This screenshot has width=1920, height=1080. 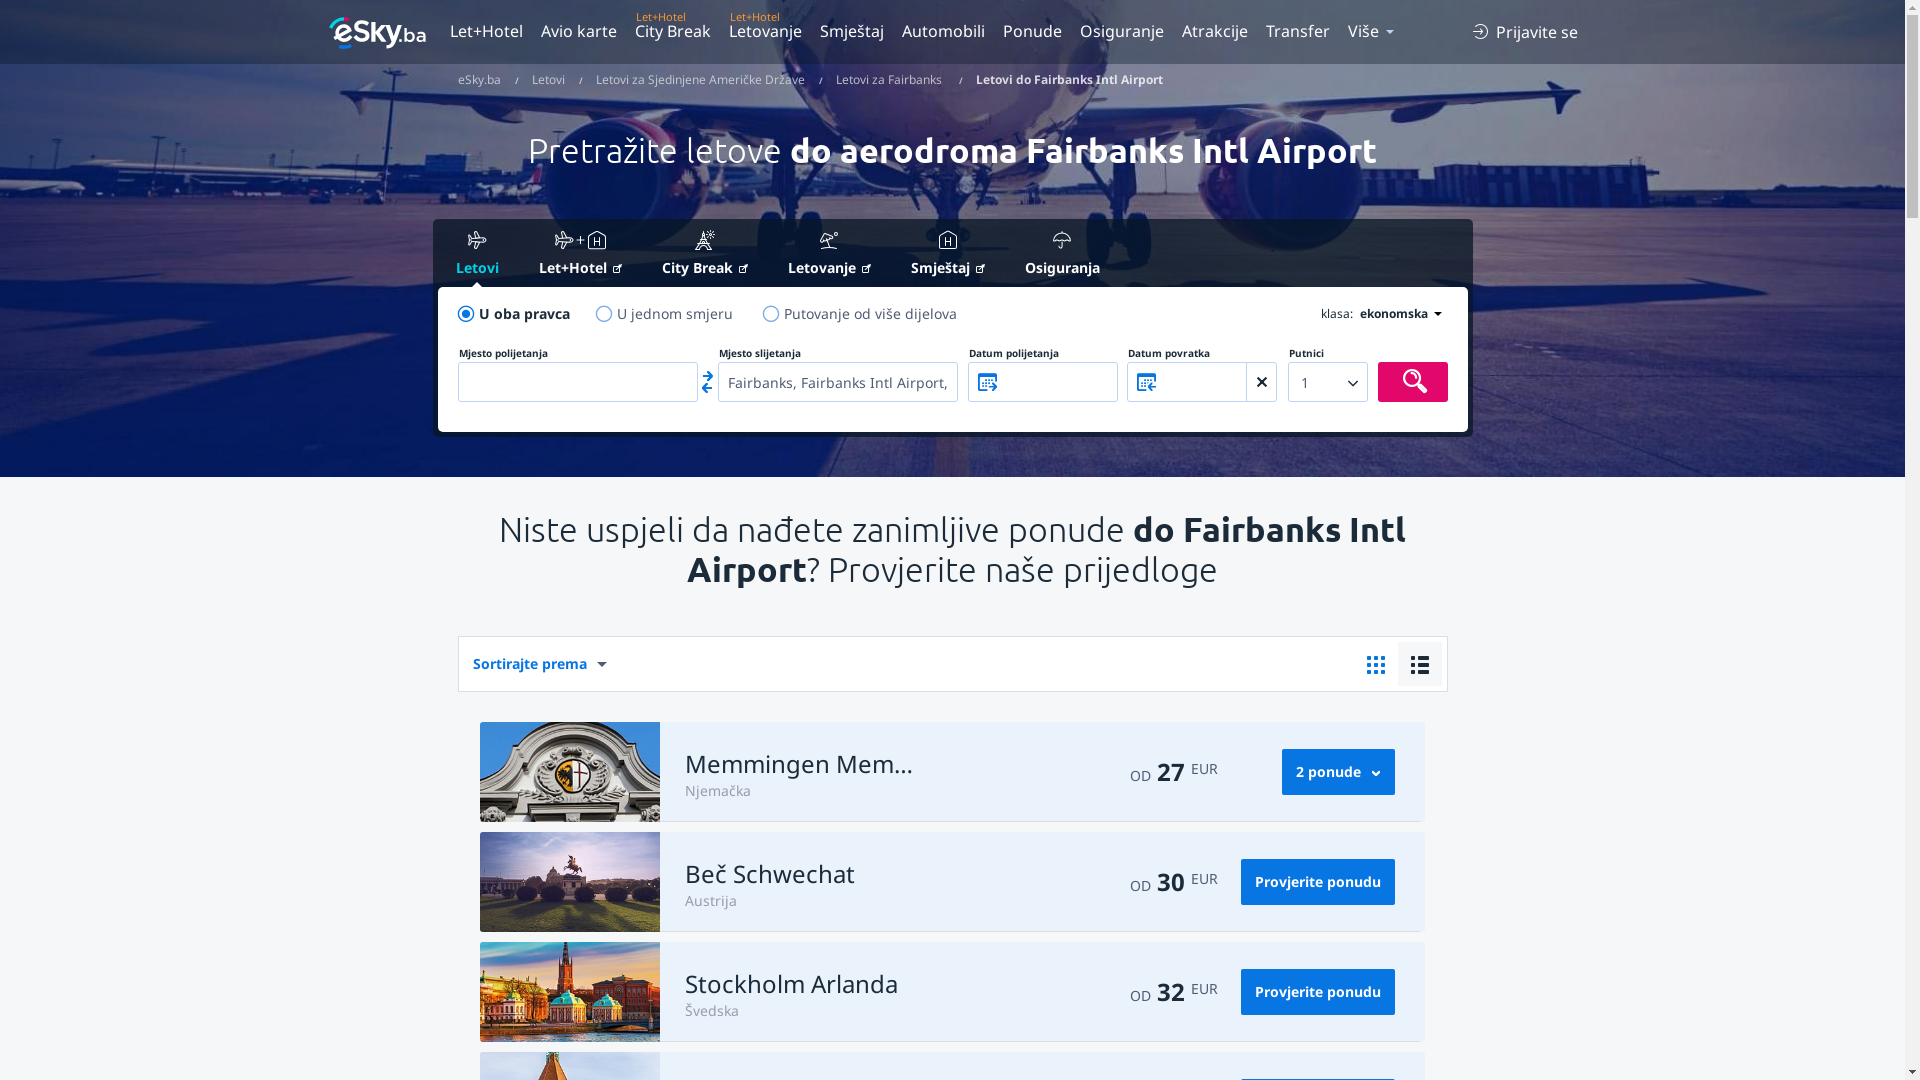 I want to click on 'City Break', so click(x=672, y=30).